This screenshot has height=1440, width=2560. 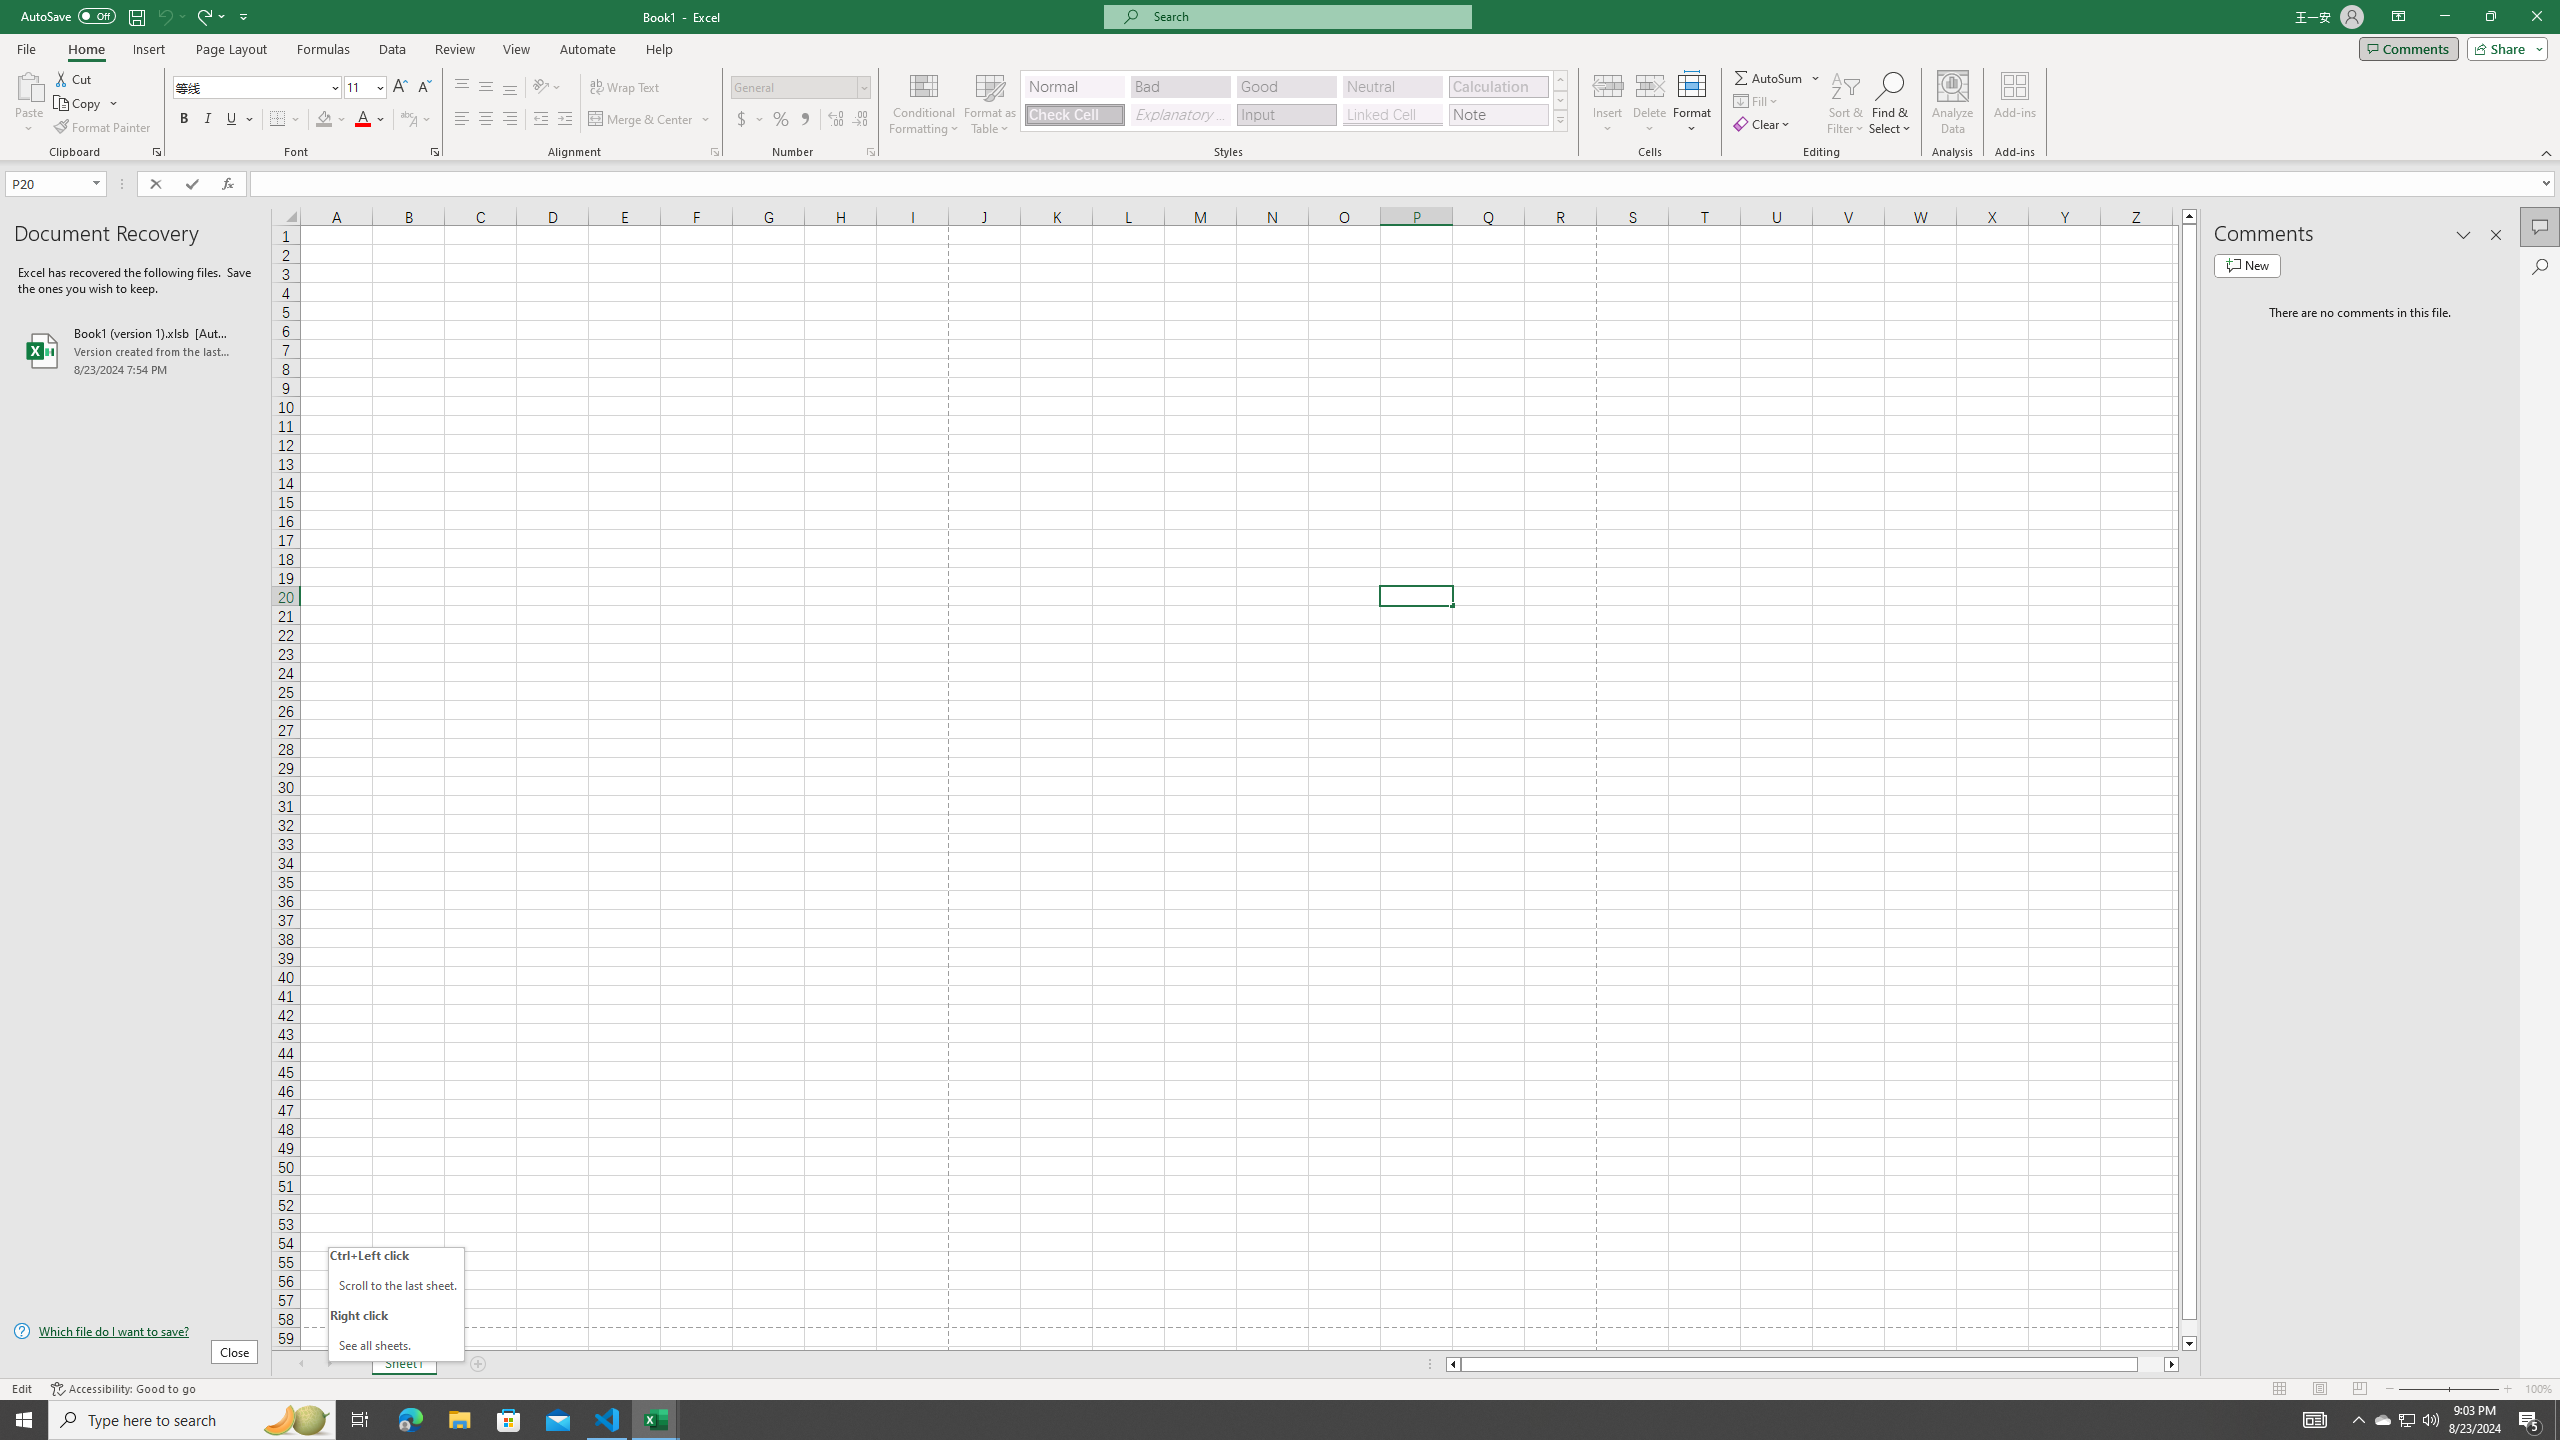 What do you see at coordinates (1391, 87) in the screenshot?
I see `'Neutral'` at bounding box center [1391, 87].